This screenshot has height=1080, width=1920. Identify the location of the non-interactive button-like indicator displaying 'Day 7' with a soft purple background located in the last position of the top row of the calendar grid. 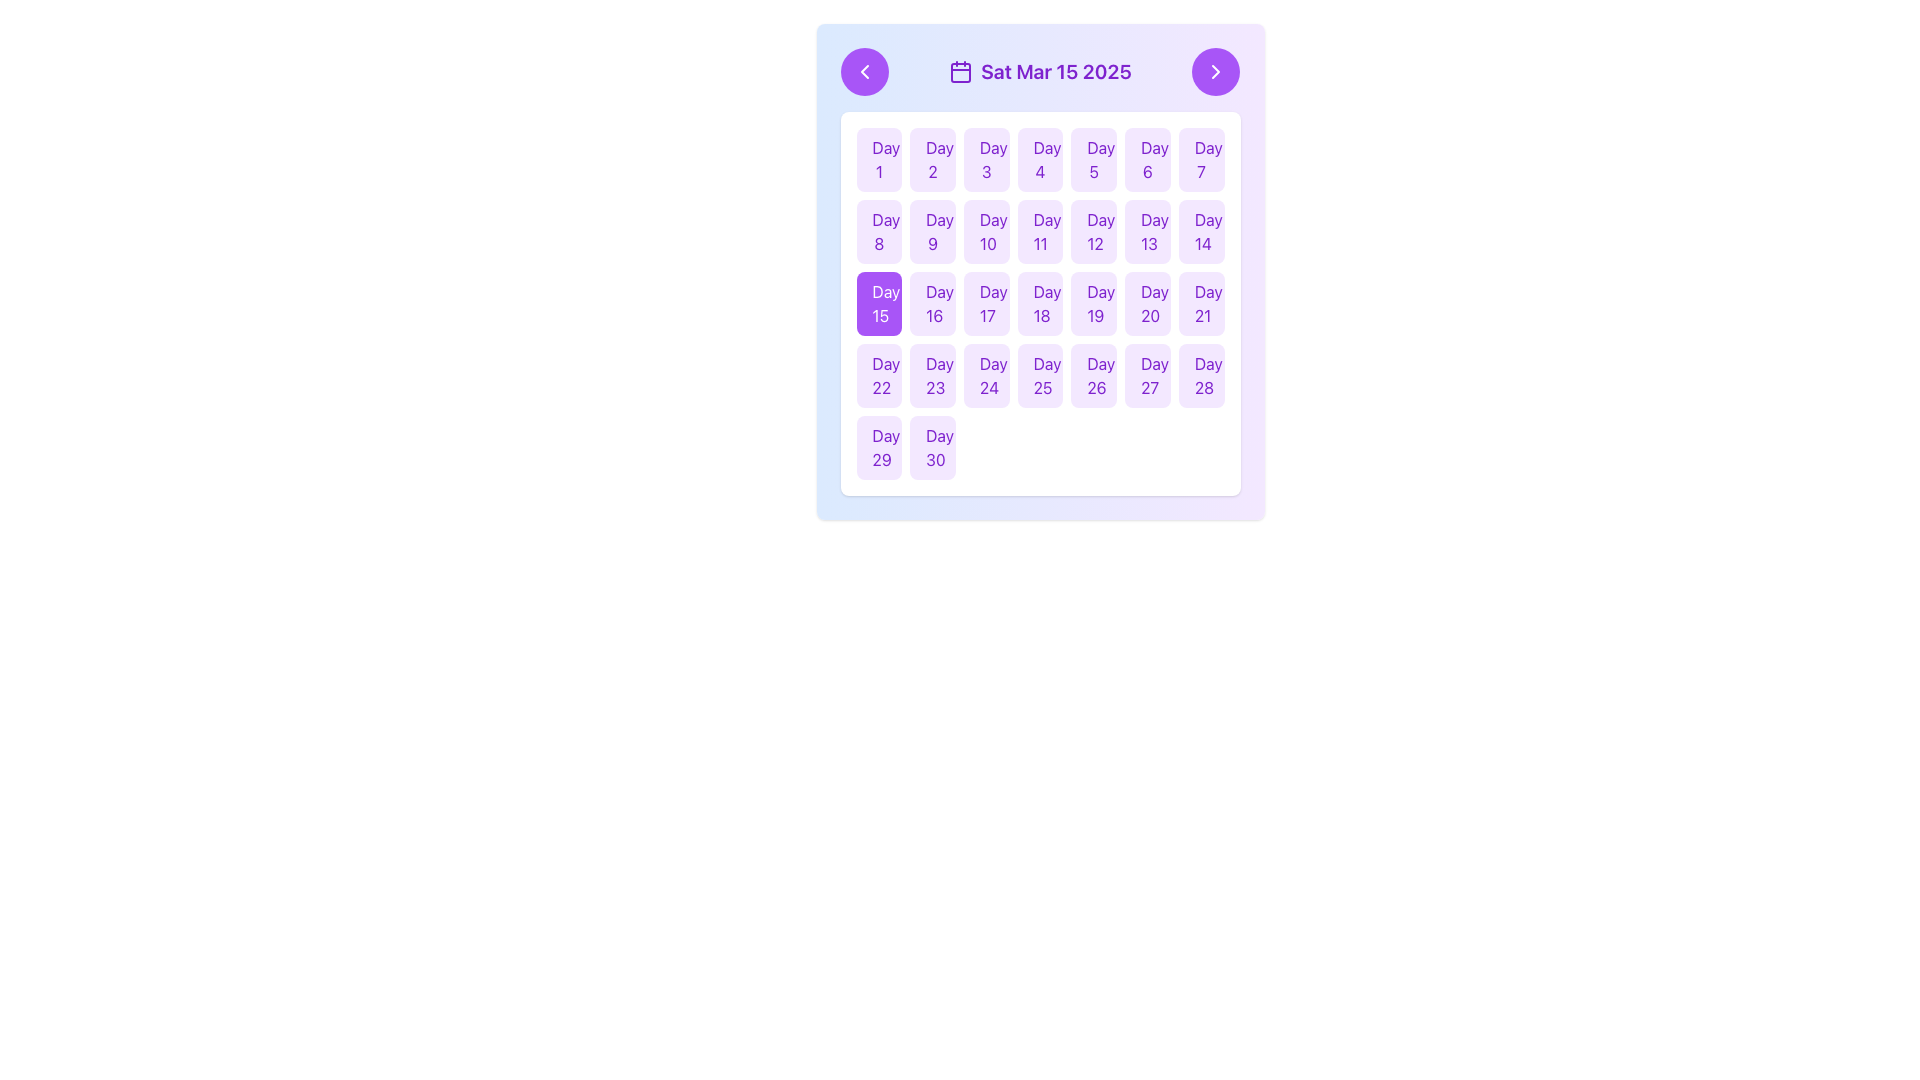
(1200, 158).